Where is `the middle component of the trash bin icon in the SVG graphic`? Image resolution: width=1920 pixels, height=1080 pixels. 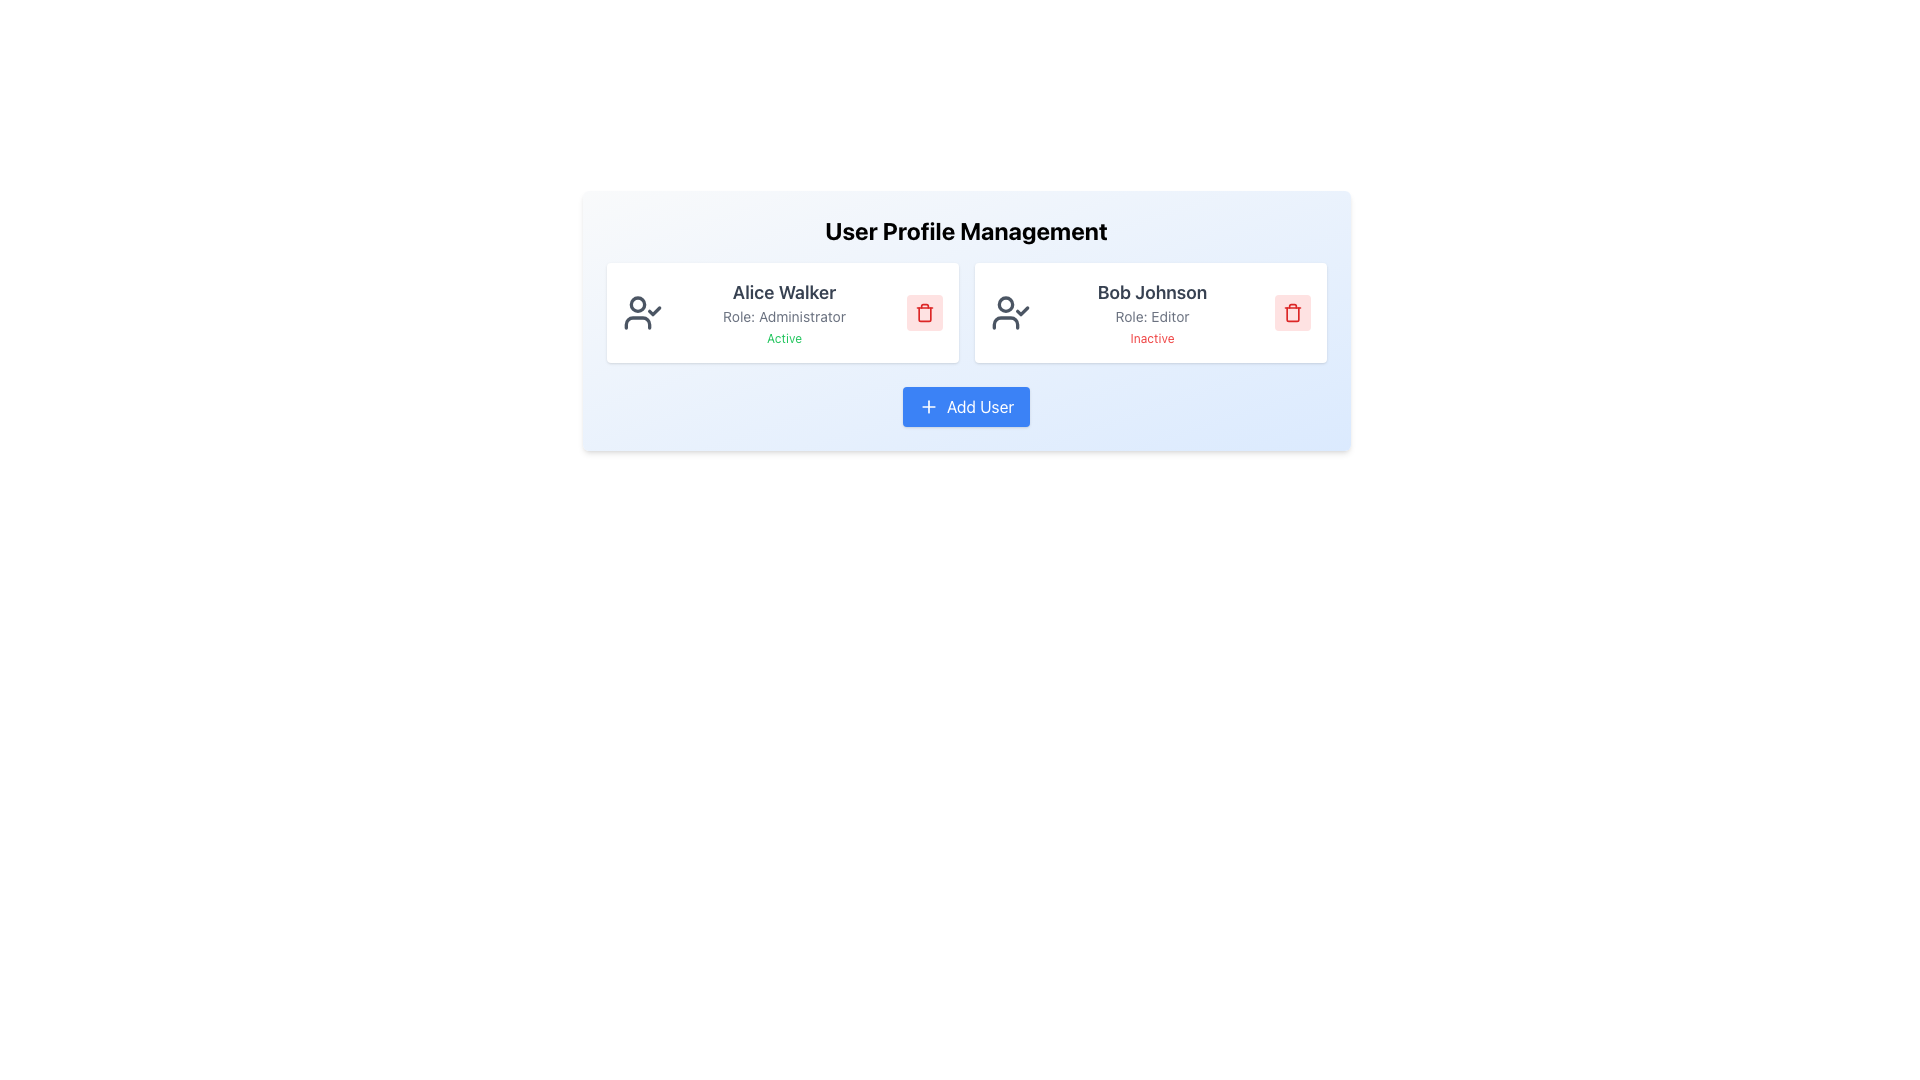
the middle component of the trash bin icon in the SVG graphic is located at coordinates (1292, 314).